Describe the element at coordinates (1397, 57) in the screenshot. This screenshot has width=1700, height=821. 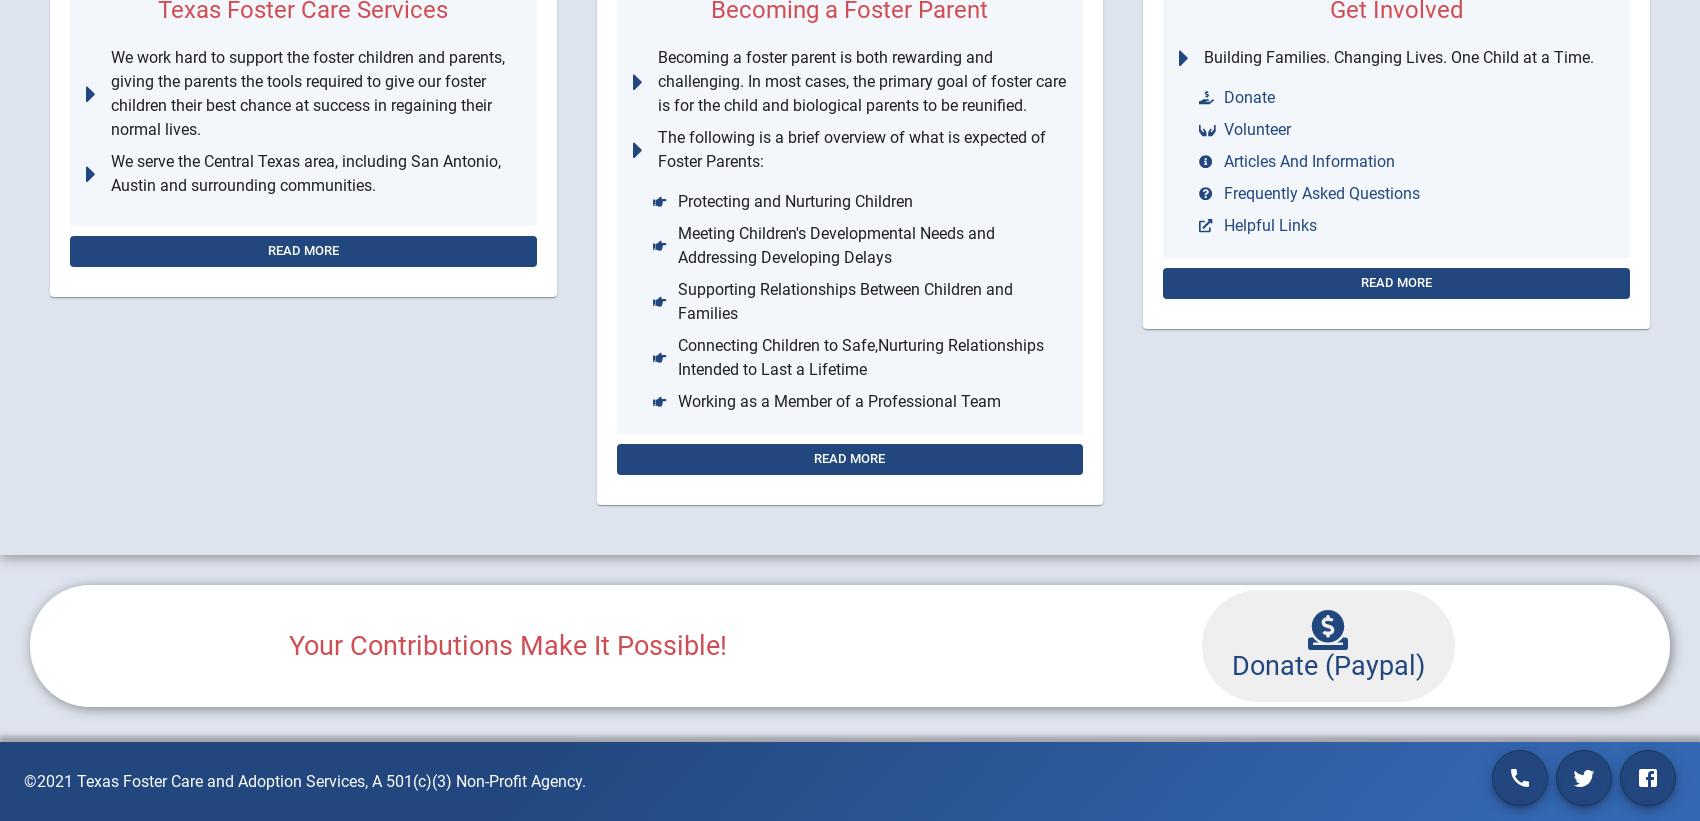
I see `'Building Families. Changing Lives. One Child at a Time.'` at that location.